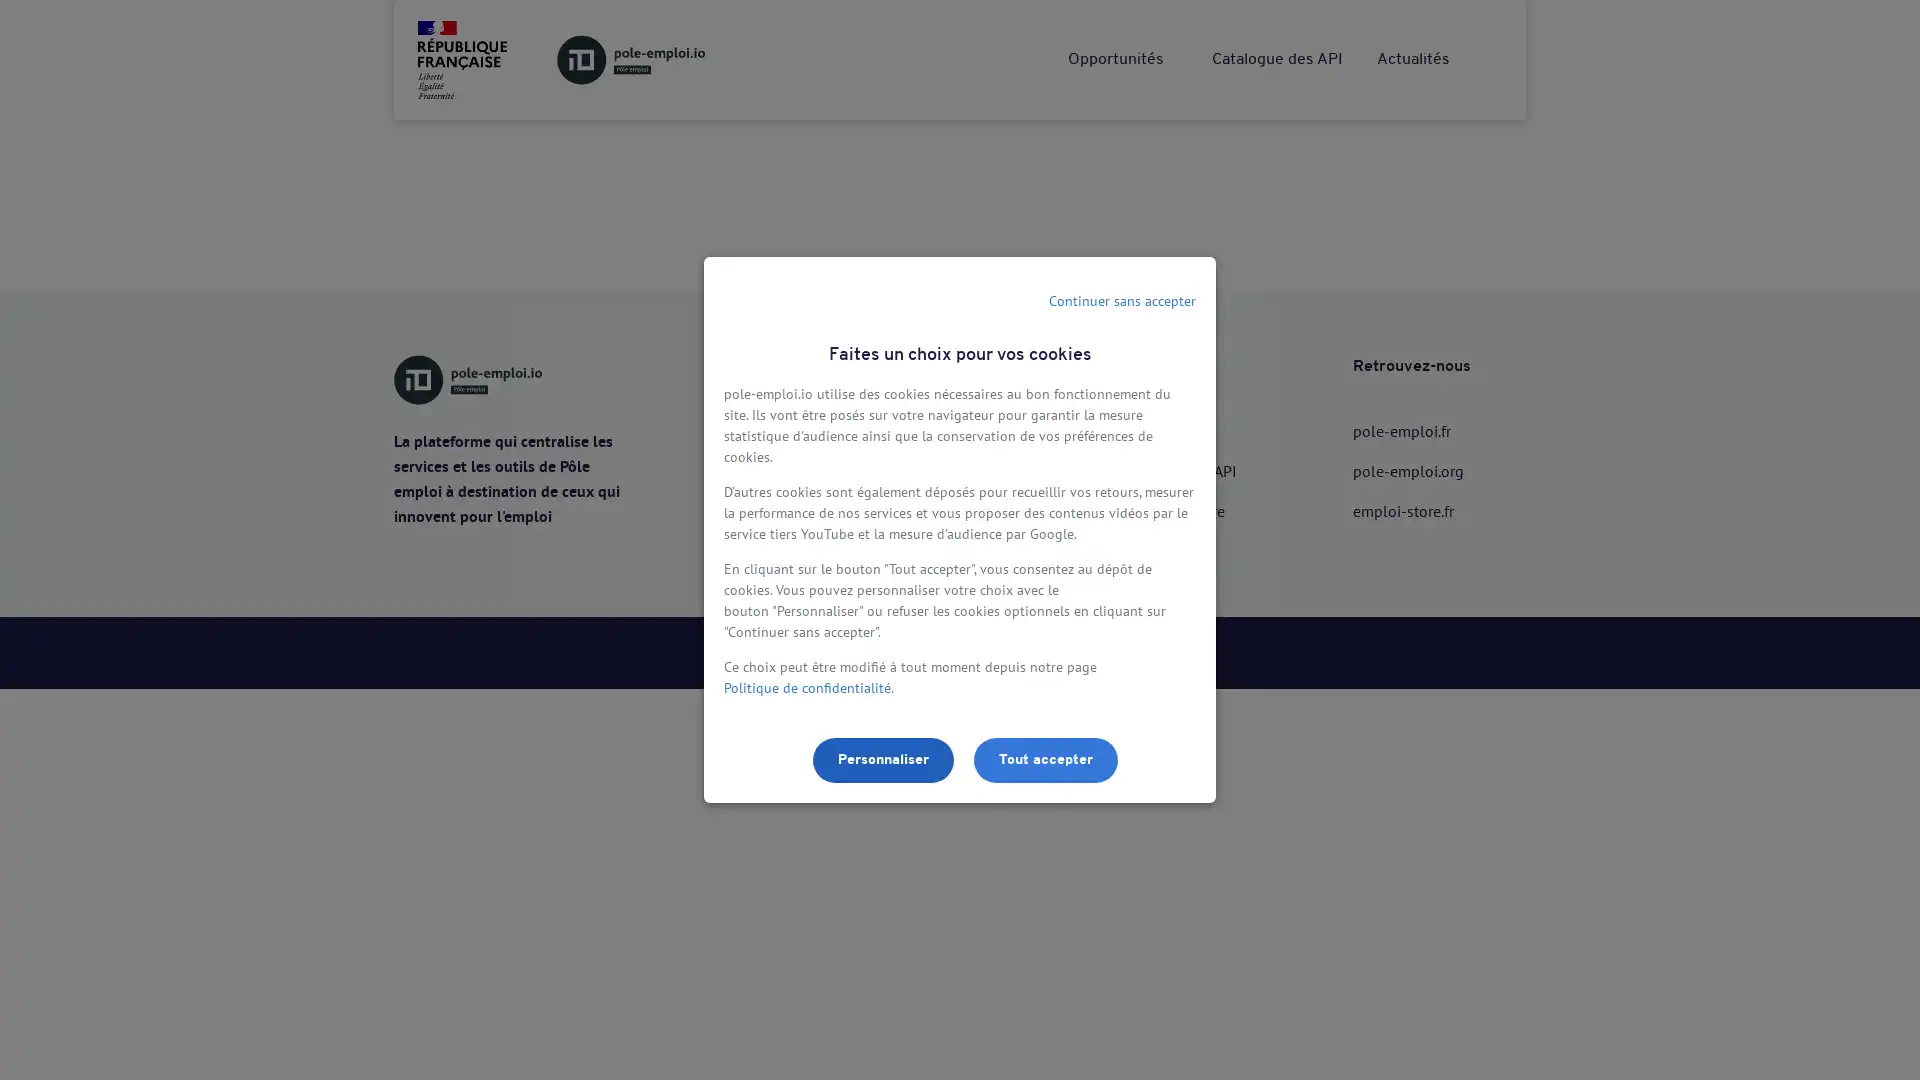  I want to click on Utiliser lAPI, so click(470, 527).